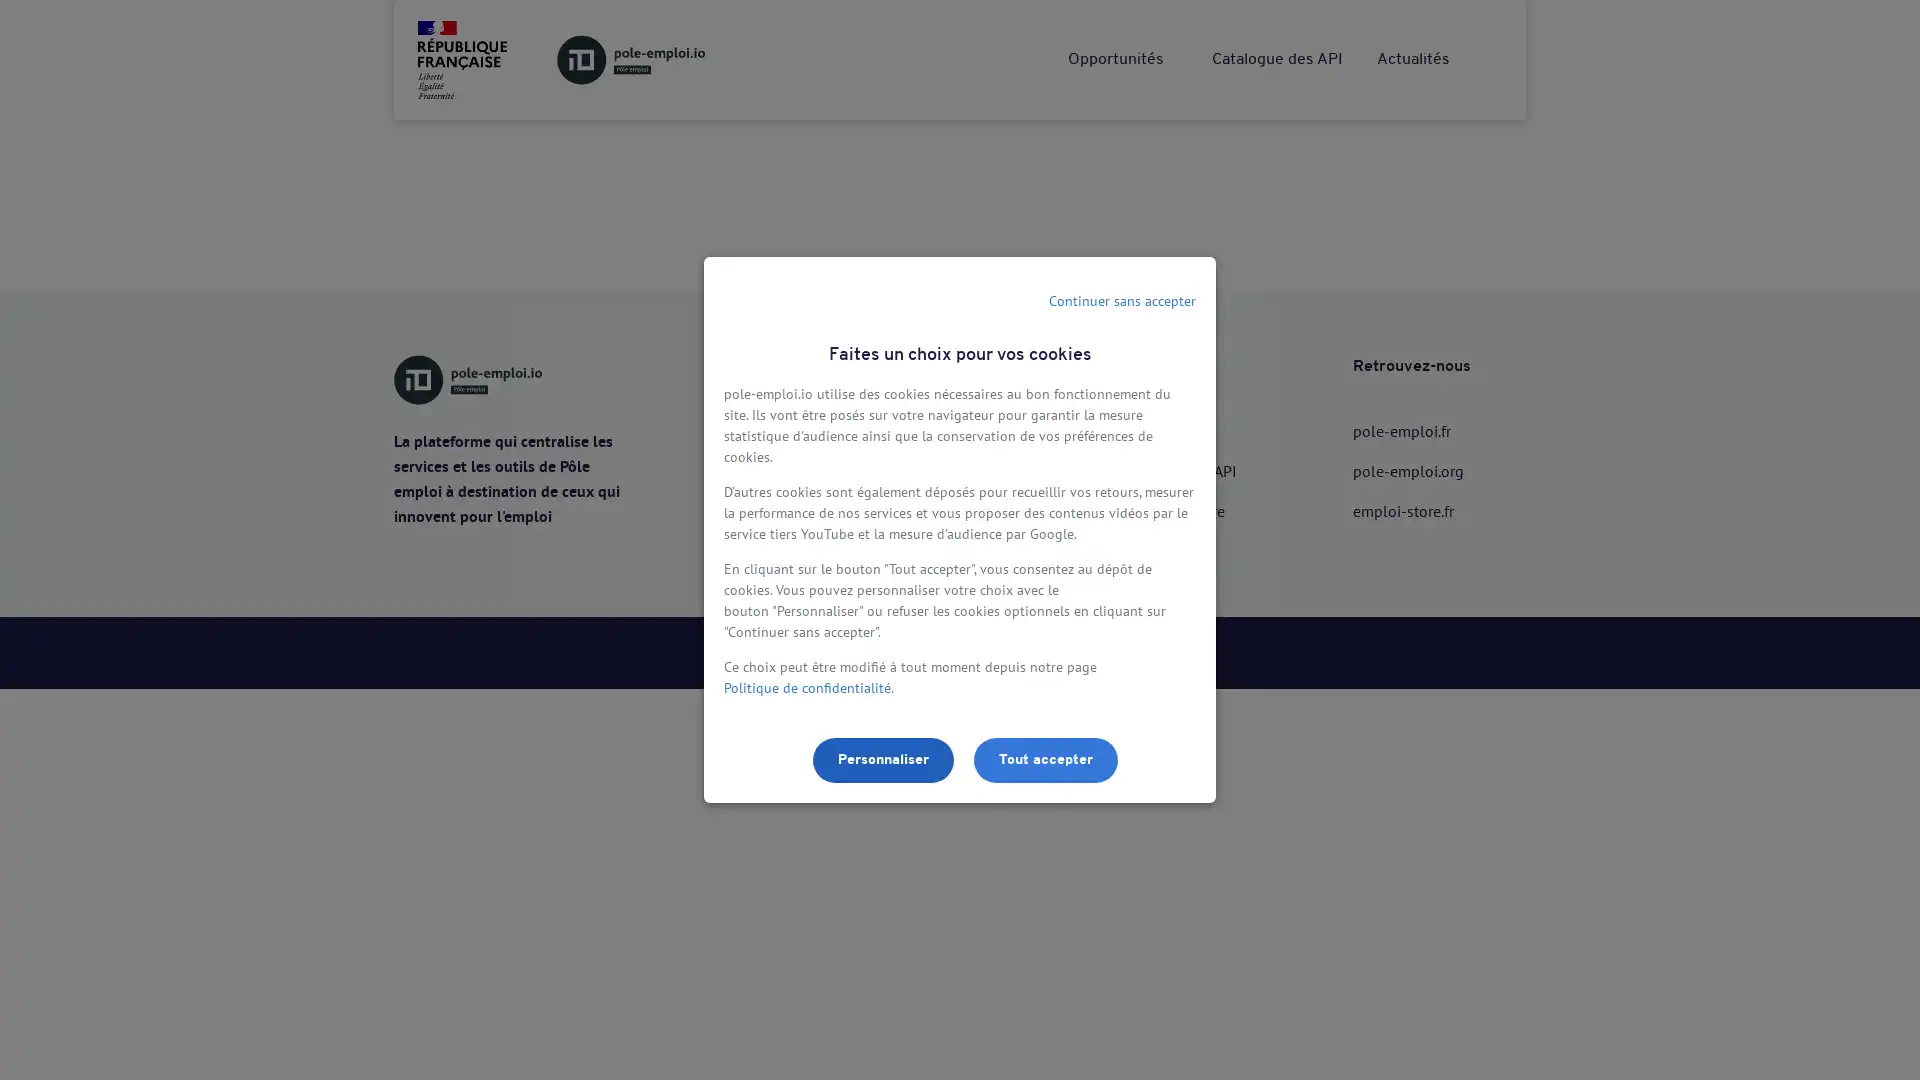  I want to click on Utiliser lAPI, so click(470, 527).